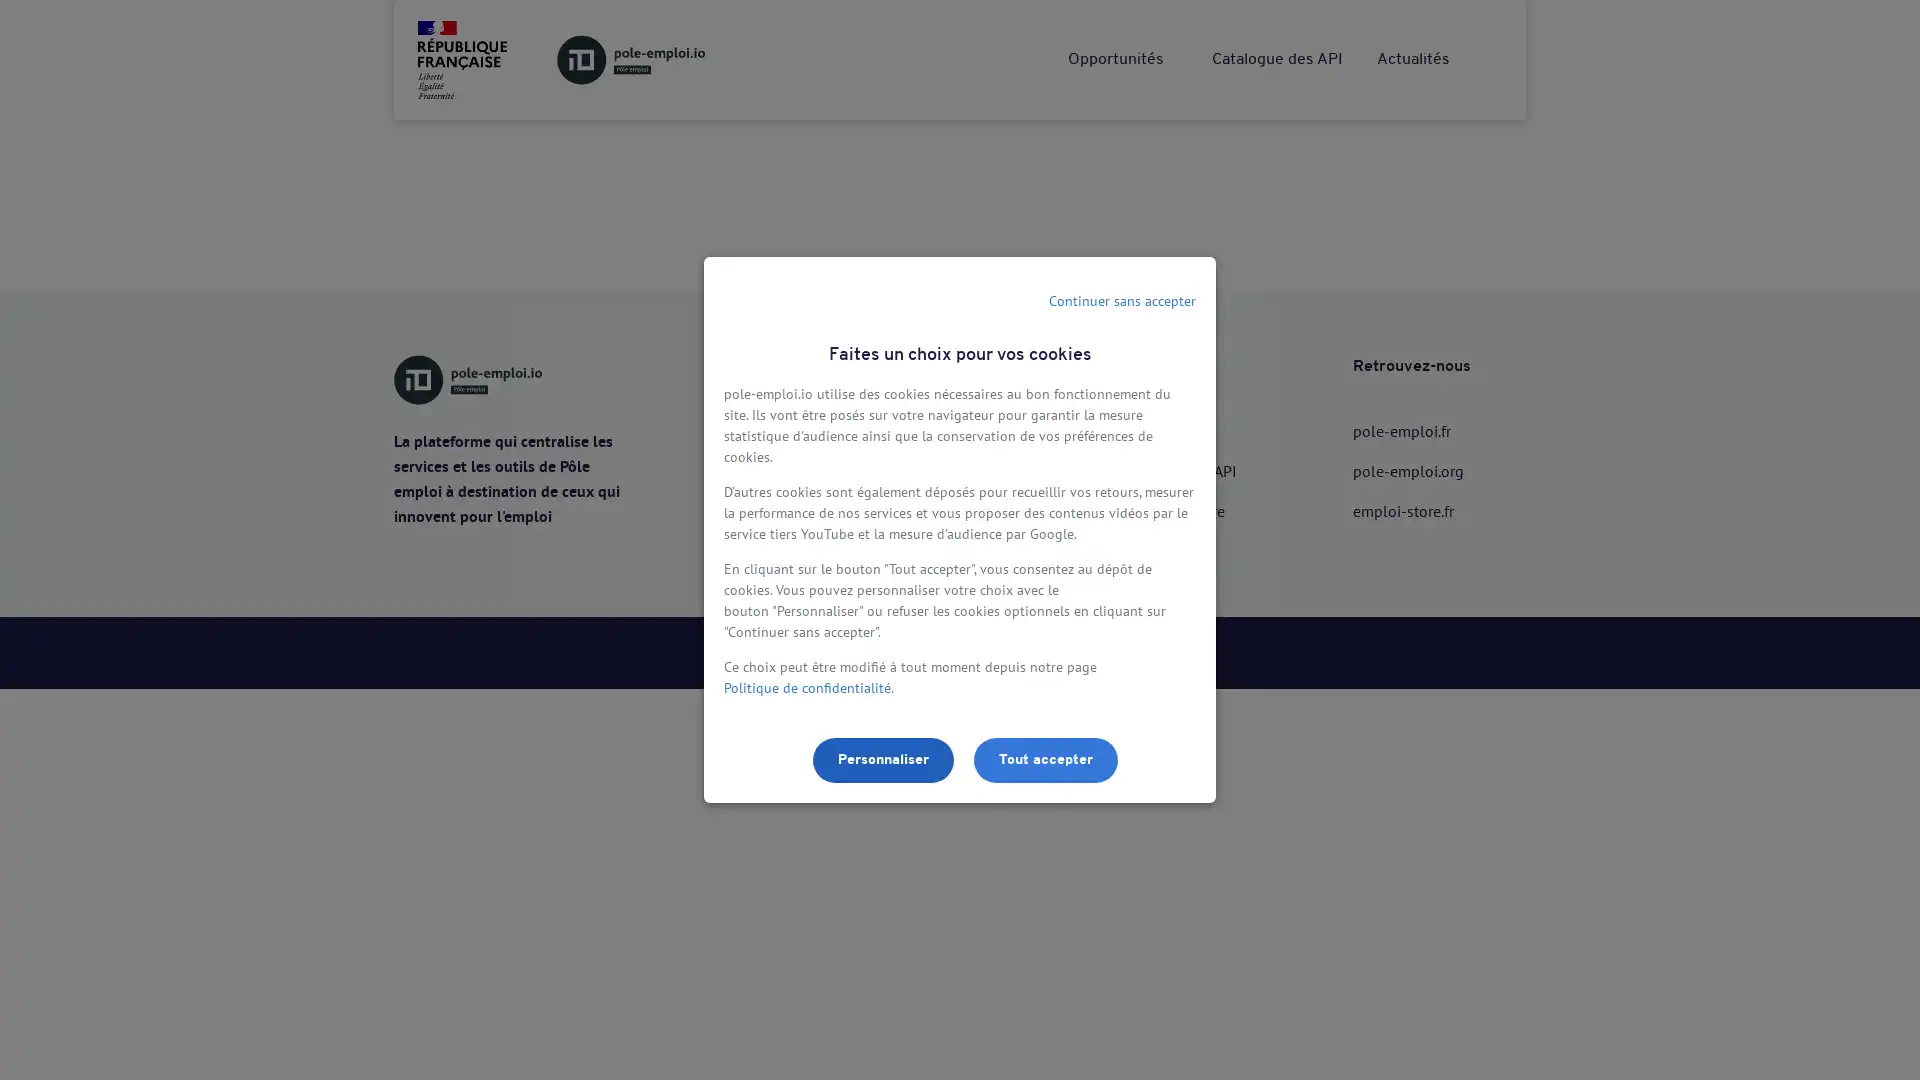  I want to click on Utiliser lAPI, so click(470, 527).